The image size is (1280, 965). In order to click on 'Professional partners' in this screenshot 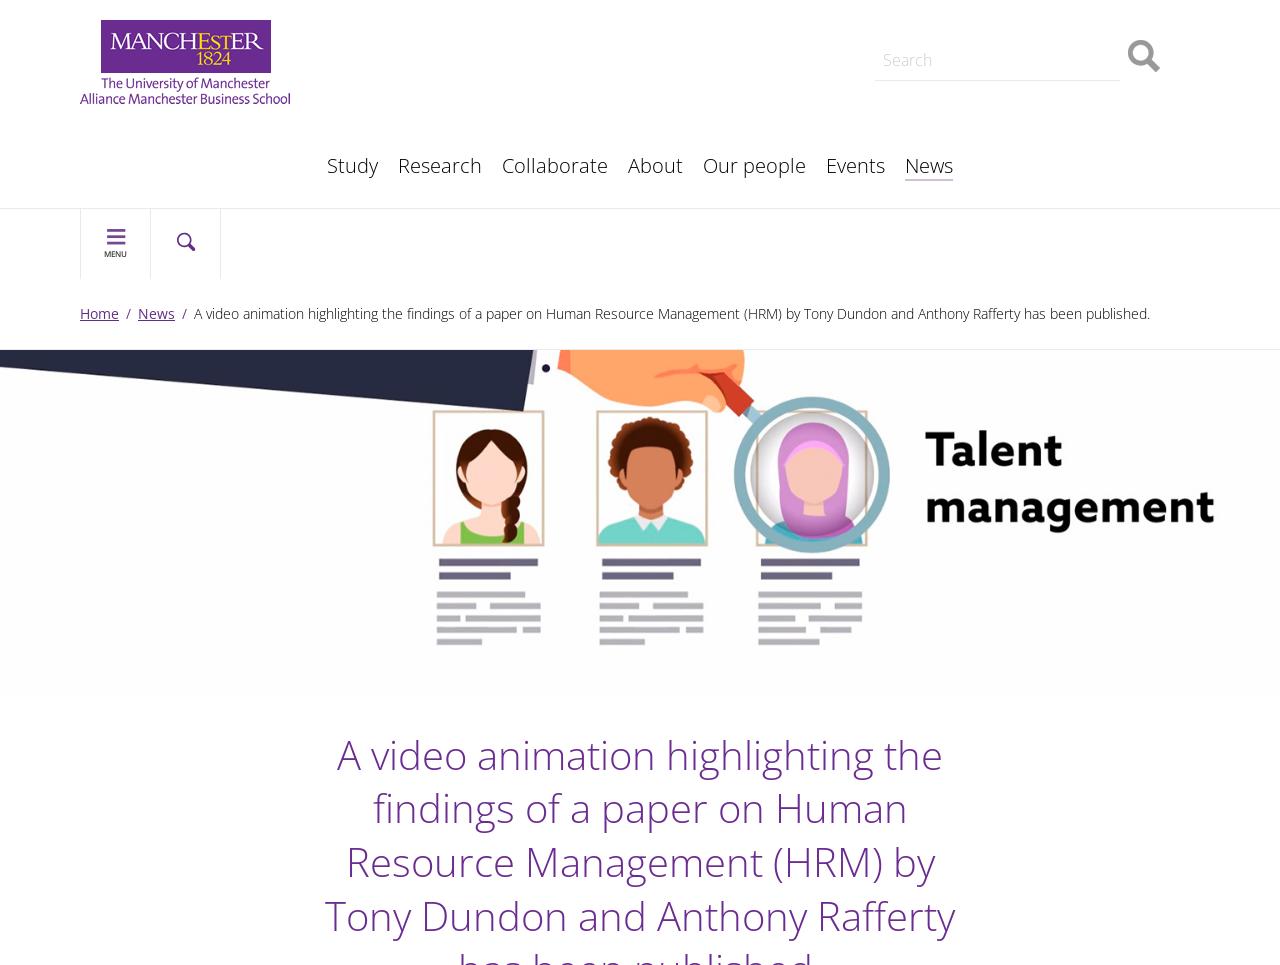, I will do `click(454, 132)`.